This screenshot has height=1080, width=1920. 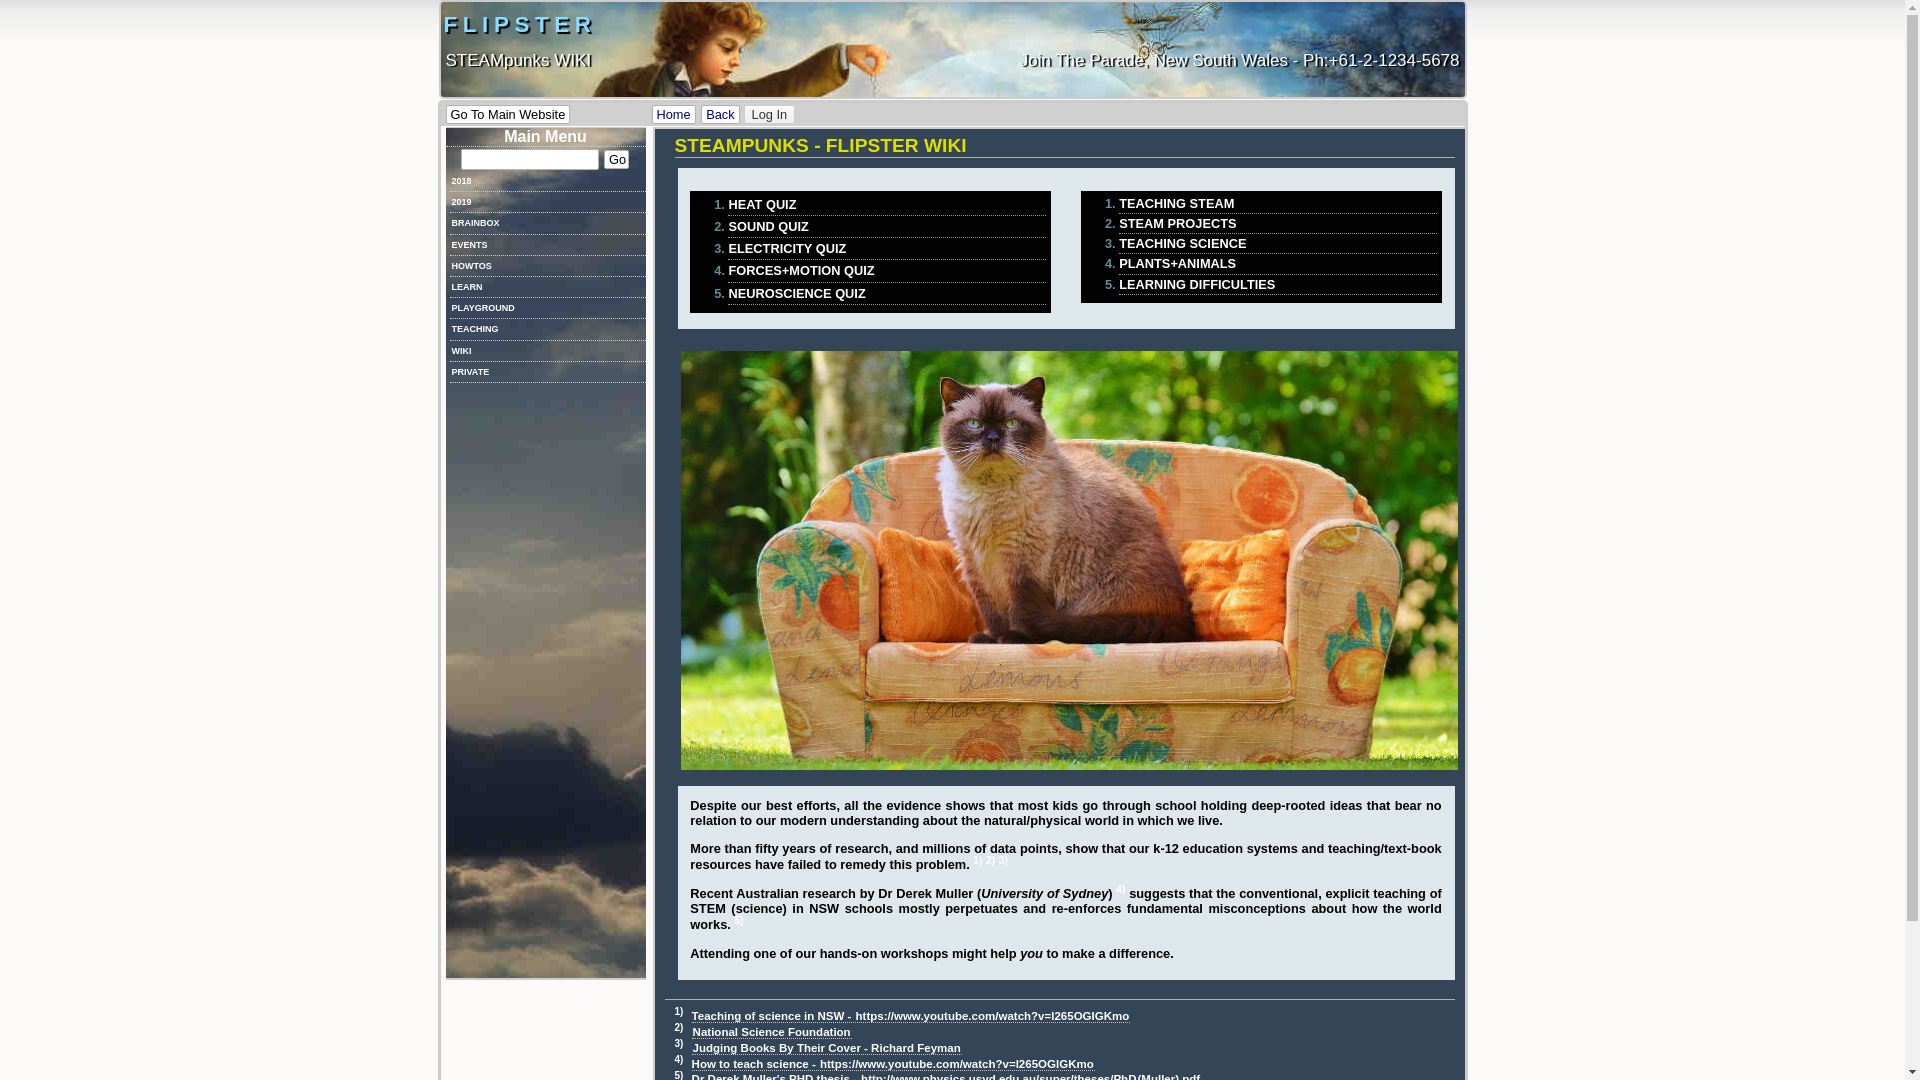 What do you see at coordinates (449, 287) in the screenshot?
I see `'LEARN'` at bounding box center [449, 287].